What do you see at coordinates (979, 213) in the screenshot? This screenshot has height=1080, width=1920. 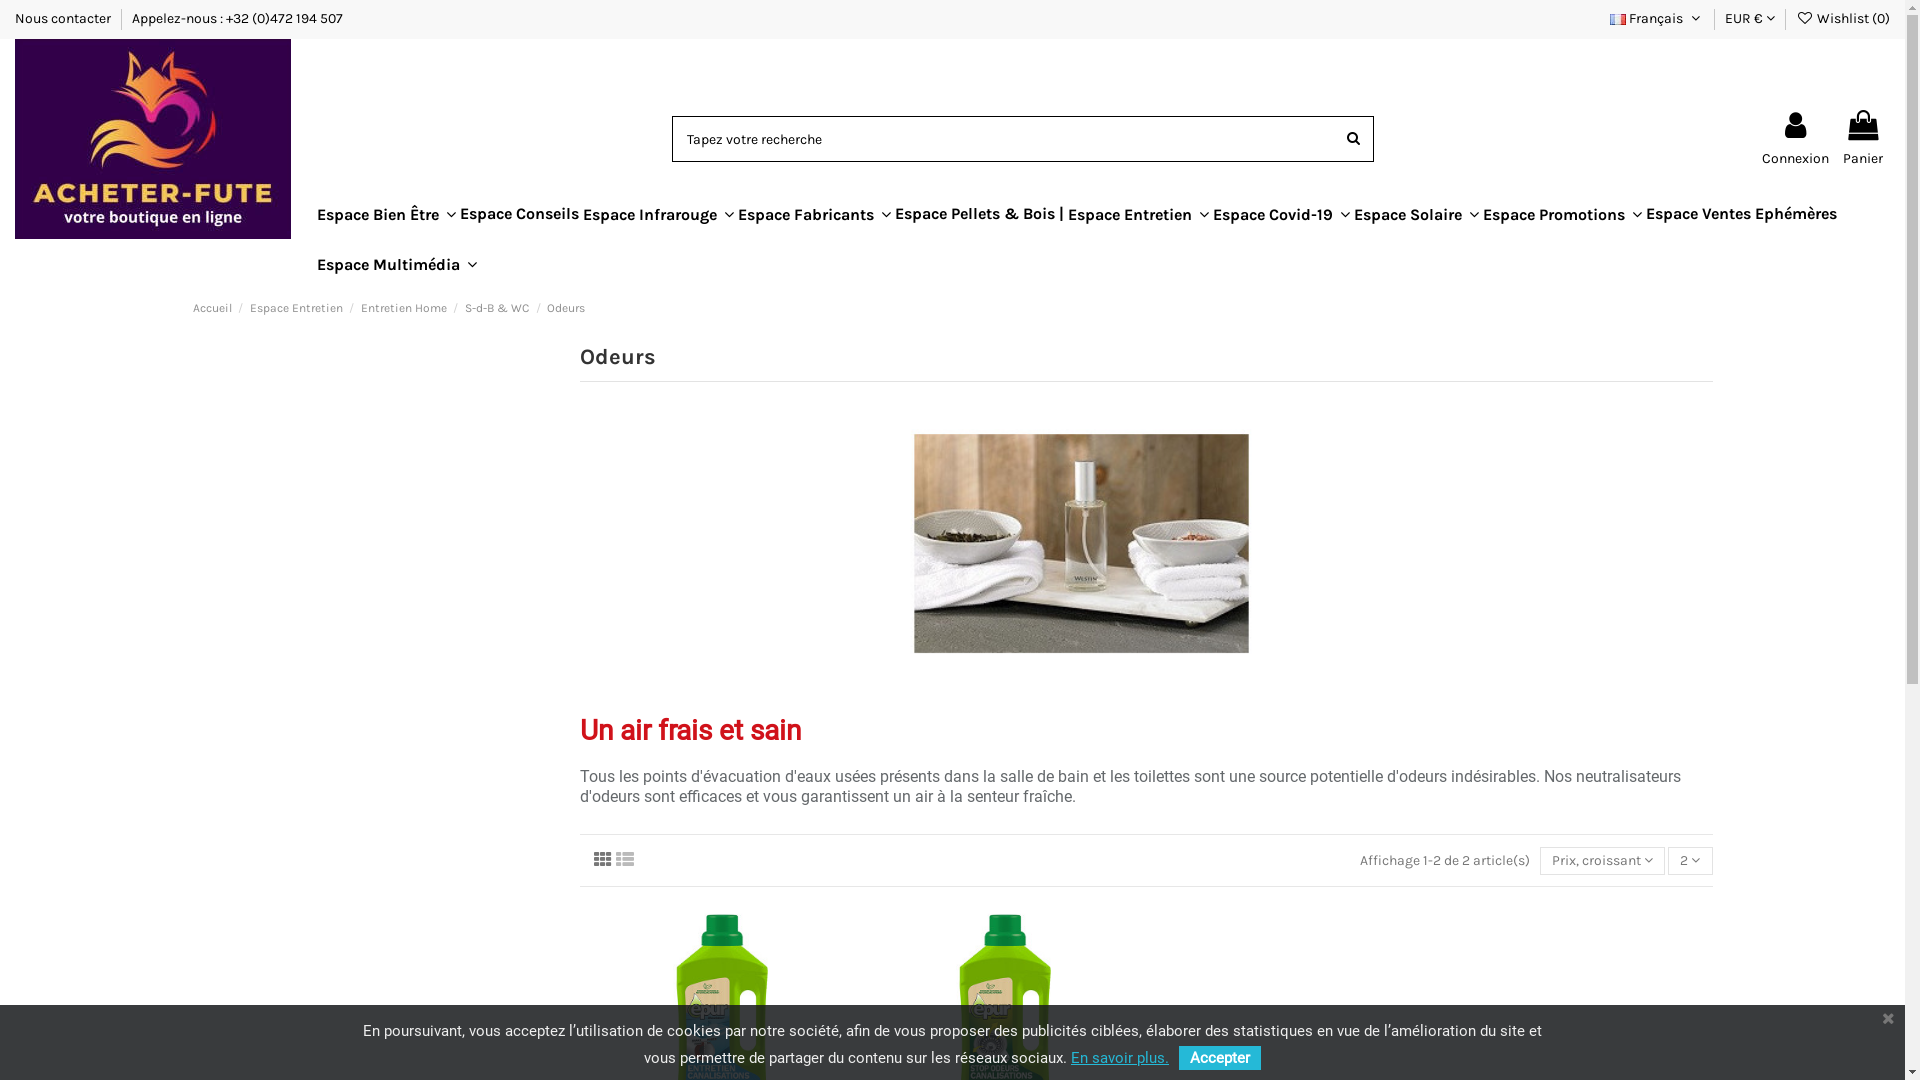 I see `'Espace Pellets & Bois |'` at bounding box center [979, 213].